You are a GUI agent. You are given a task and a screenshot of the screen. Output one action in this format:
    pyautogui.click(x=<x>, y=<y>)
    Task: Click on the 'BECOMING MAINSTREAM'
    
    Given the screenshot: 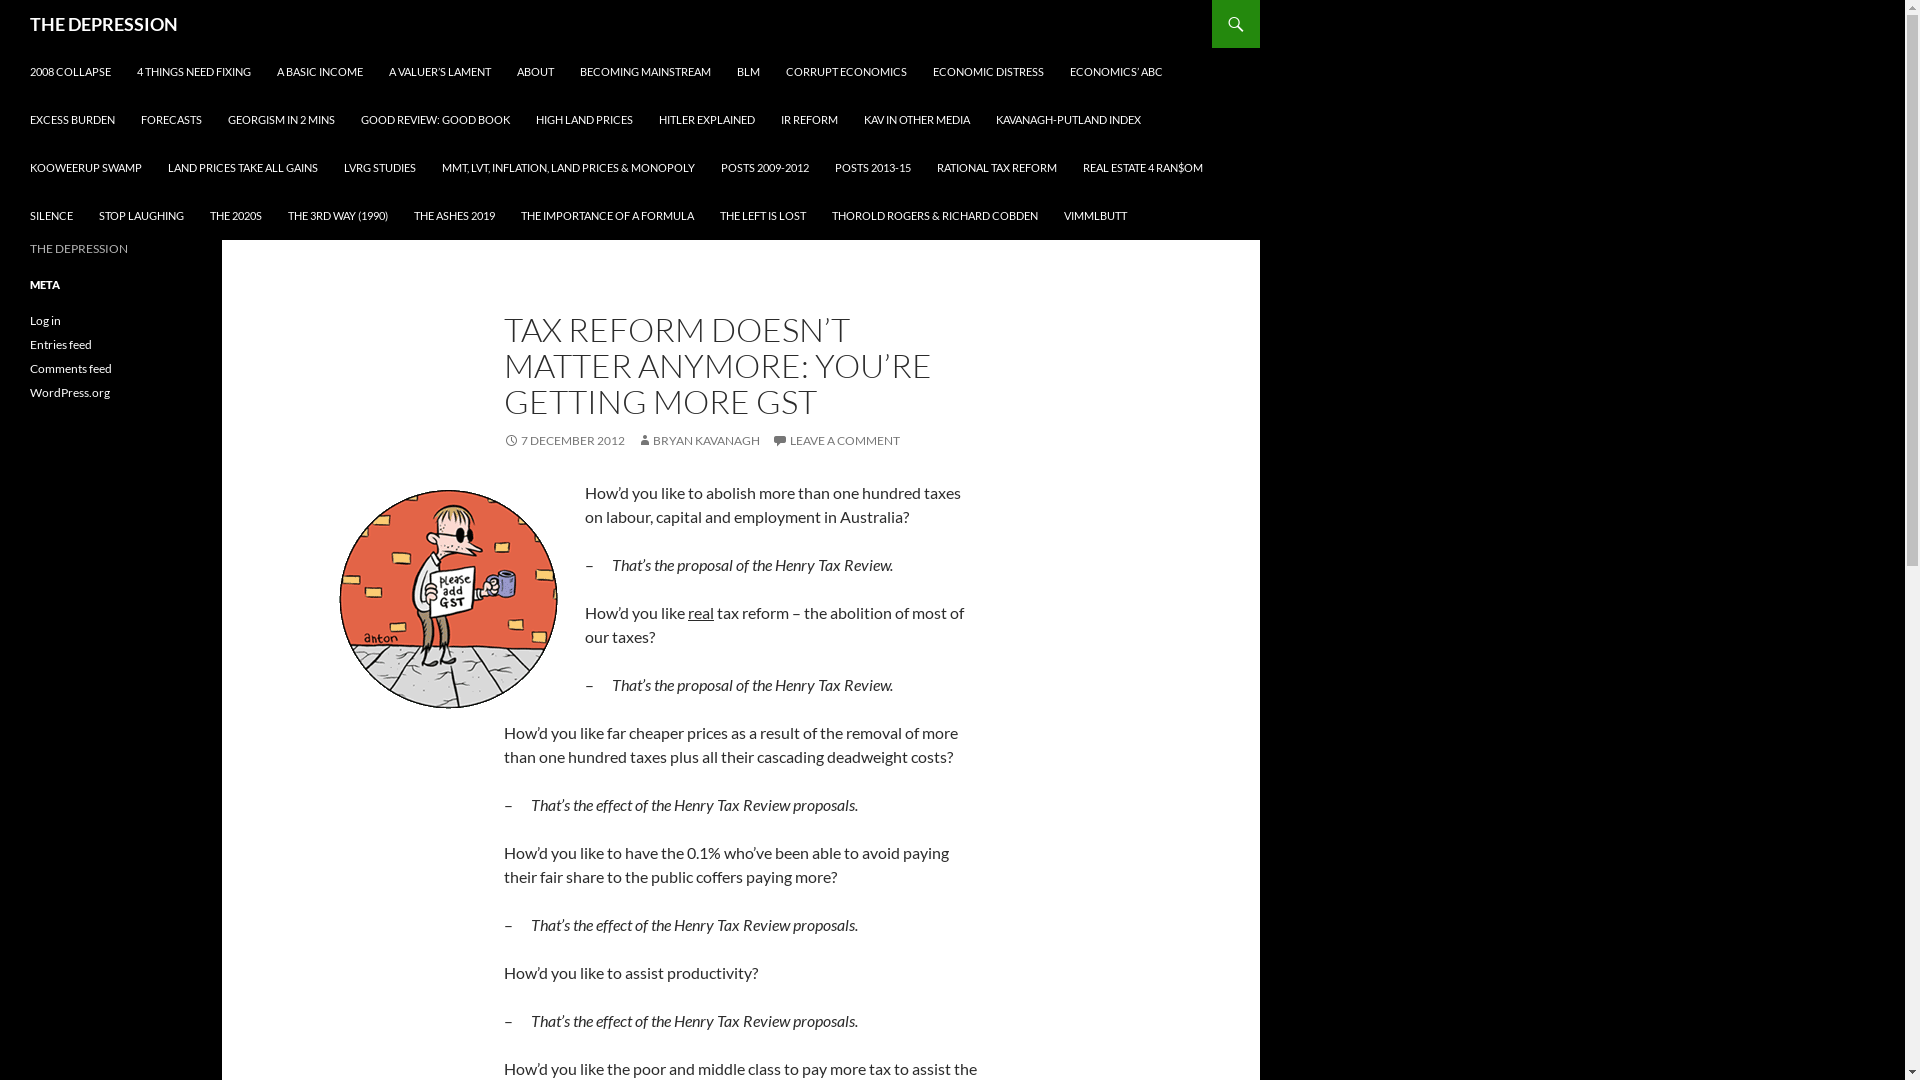 What is the action you would take?
    pyautogui.click(x=645, y=71)
    